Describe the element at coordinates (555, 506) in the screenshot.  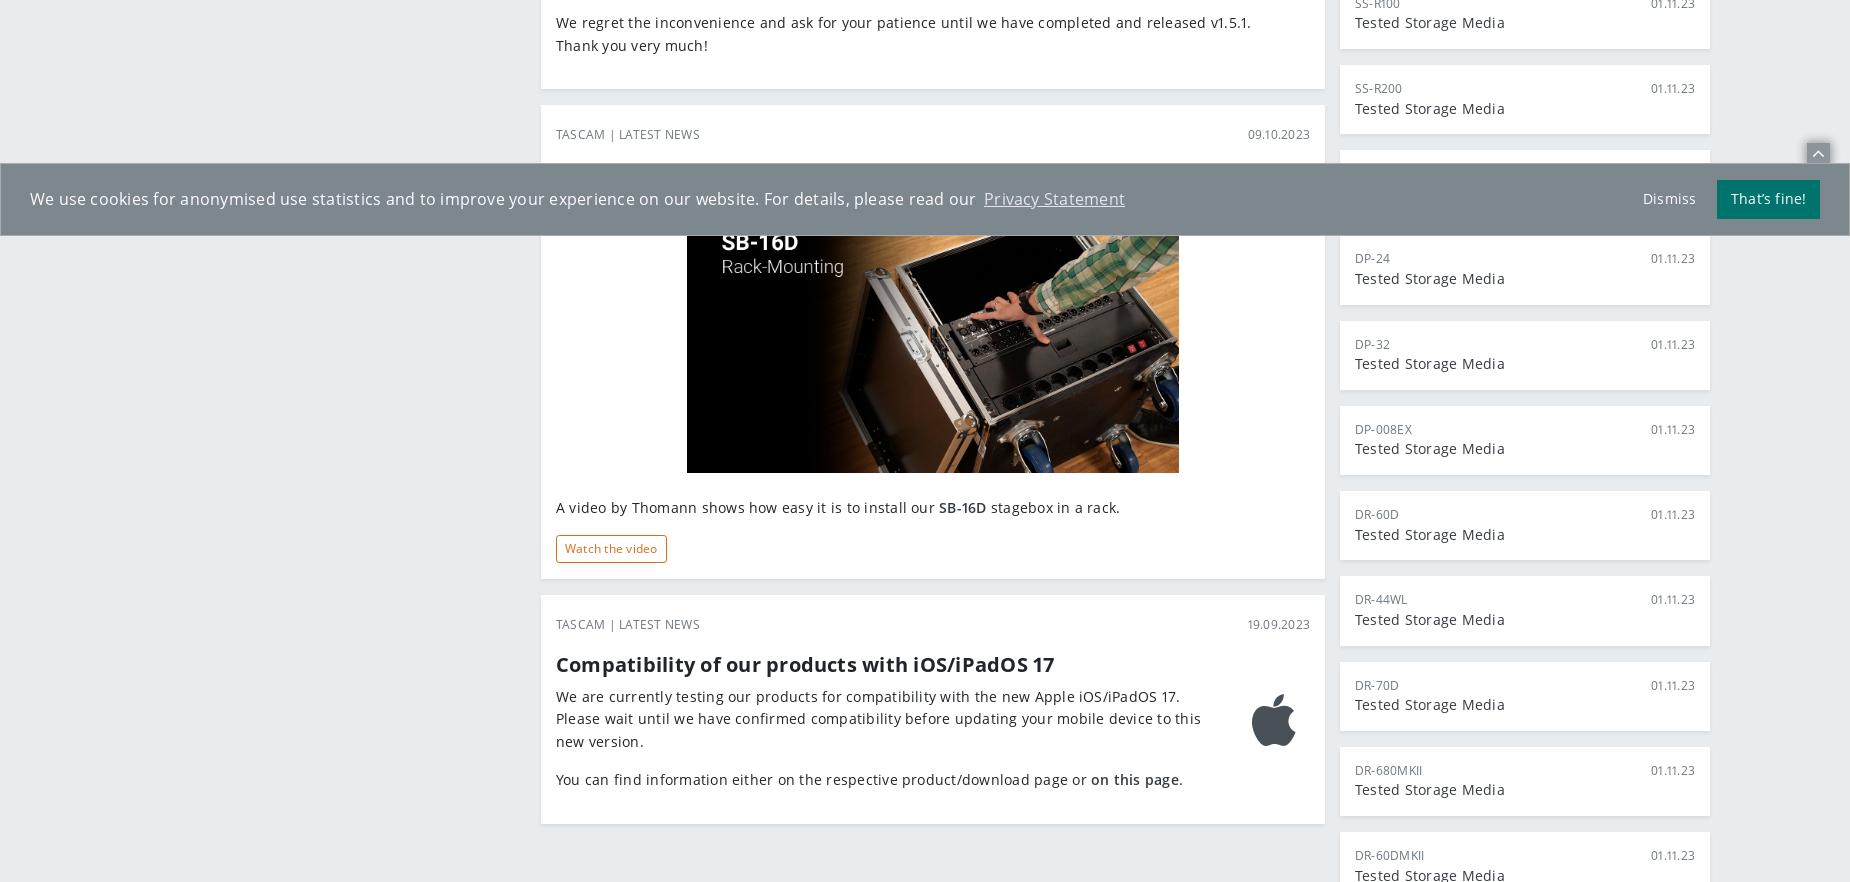
I see `'A video by Thomann shows how easy it is to install our'` at that location.